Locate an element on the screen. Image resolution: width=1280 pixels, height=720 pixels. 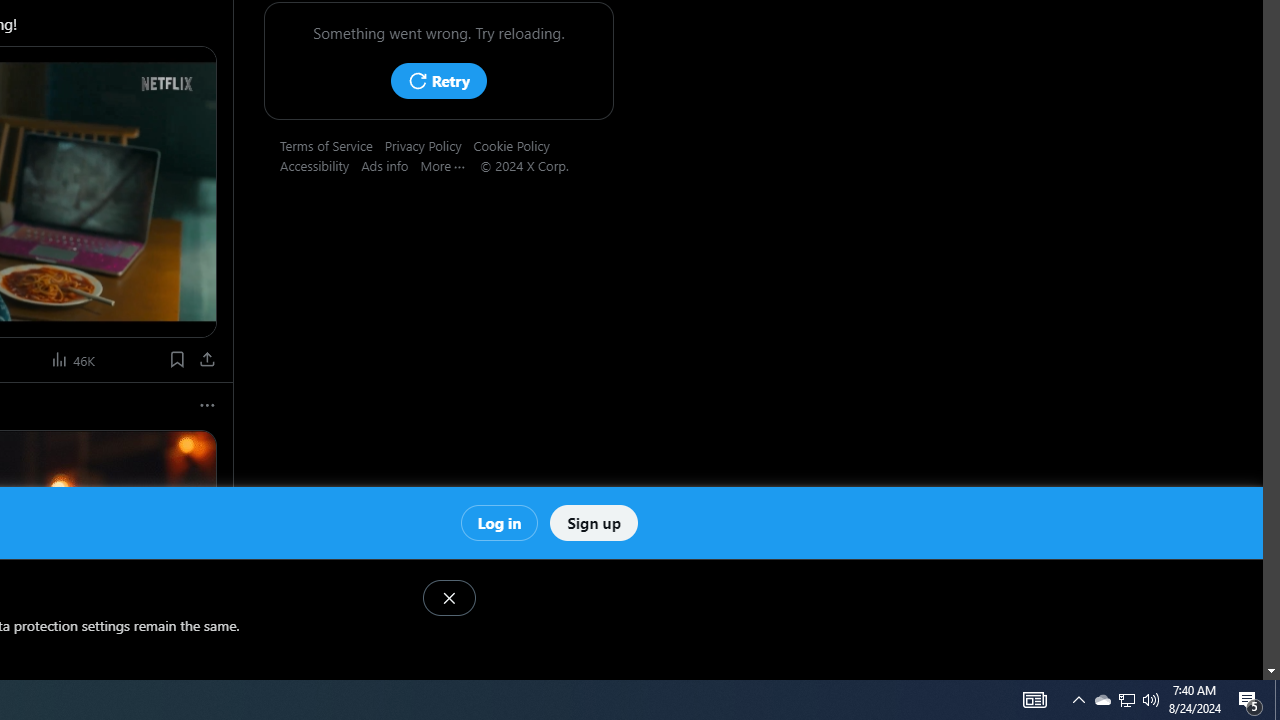
'Sign up' is located at coordinates (592, 521).